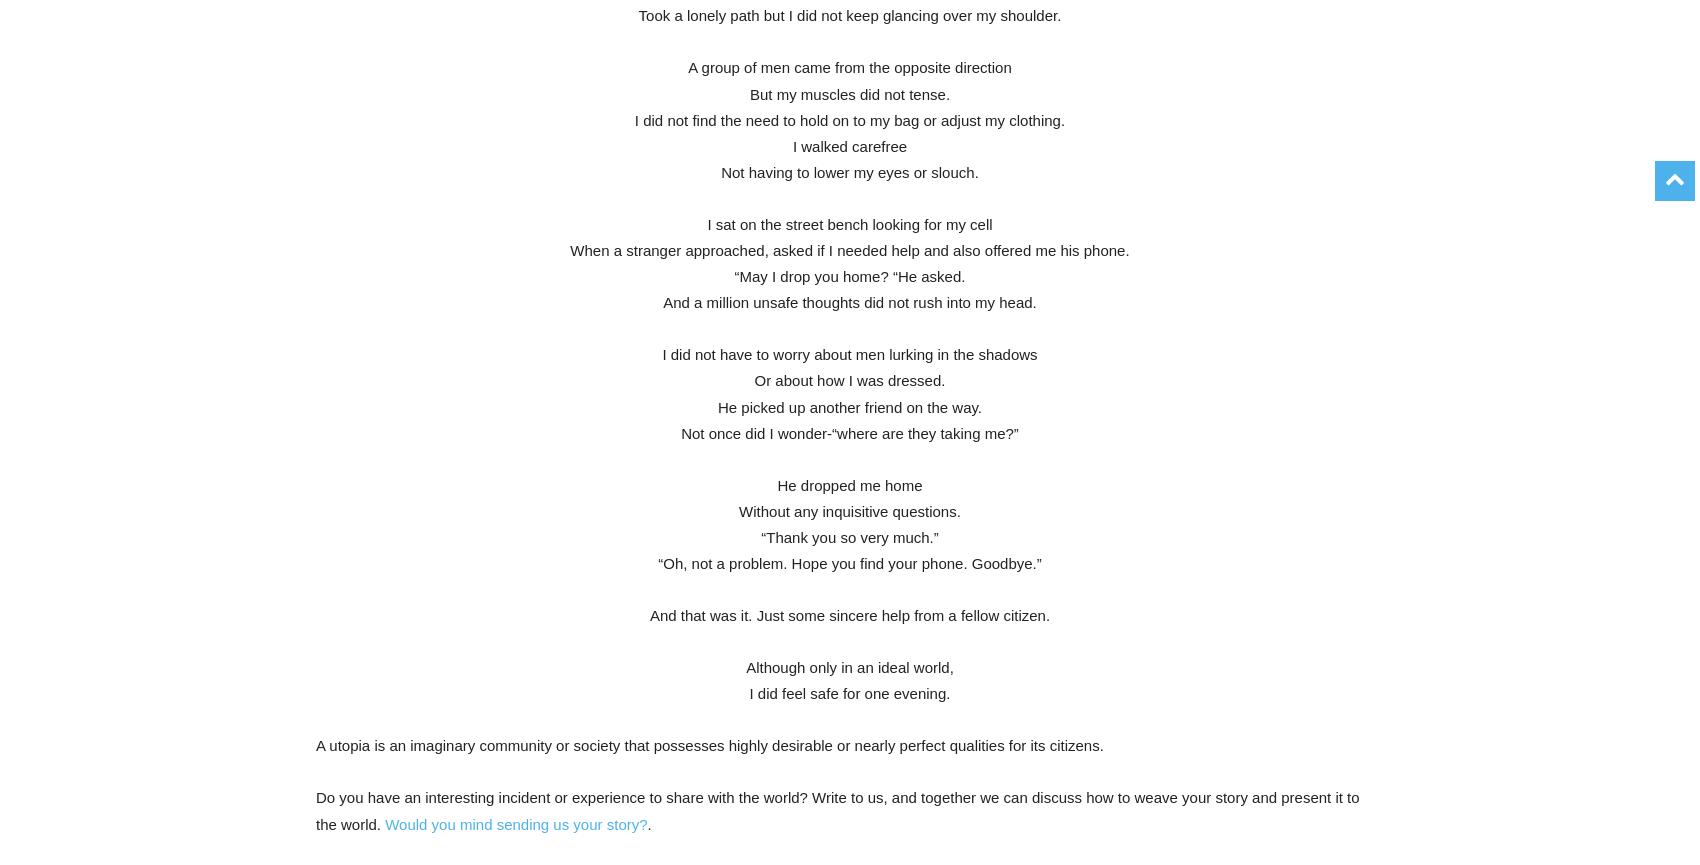  What do you see at coordinates (848, 667) in the screenshot?
I see `'Although only in an ideal world,'` at bounding box center [848, 667].